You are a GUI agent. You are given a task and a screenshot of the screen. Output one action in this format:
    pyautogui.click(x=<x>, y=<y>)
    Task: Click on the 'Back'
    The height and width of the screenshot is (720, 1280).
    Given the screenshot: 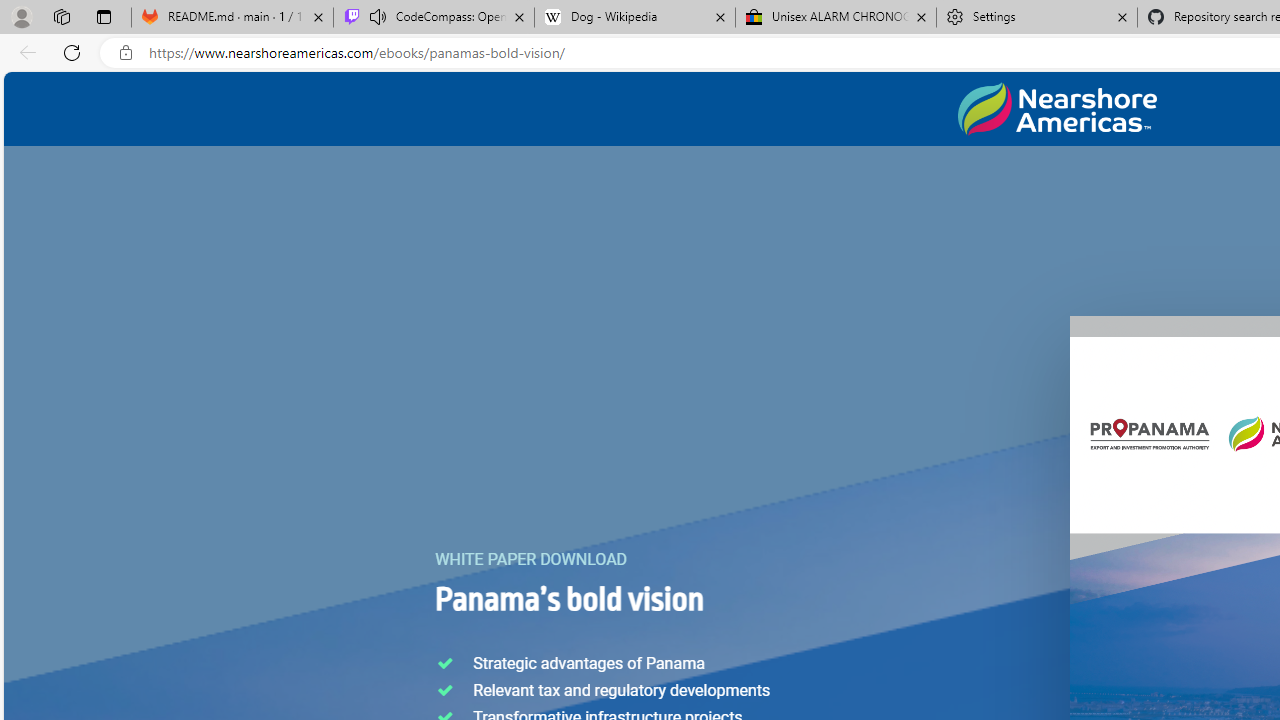 What is the action you would take?
    pyautogui.click(x=24, y=51)
    